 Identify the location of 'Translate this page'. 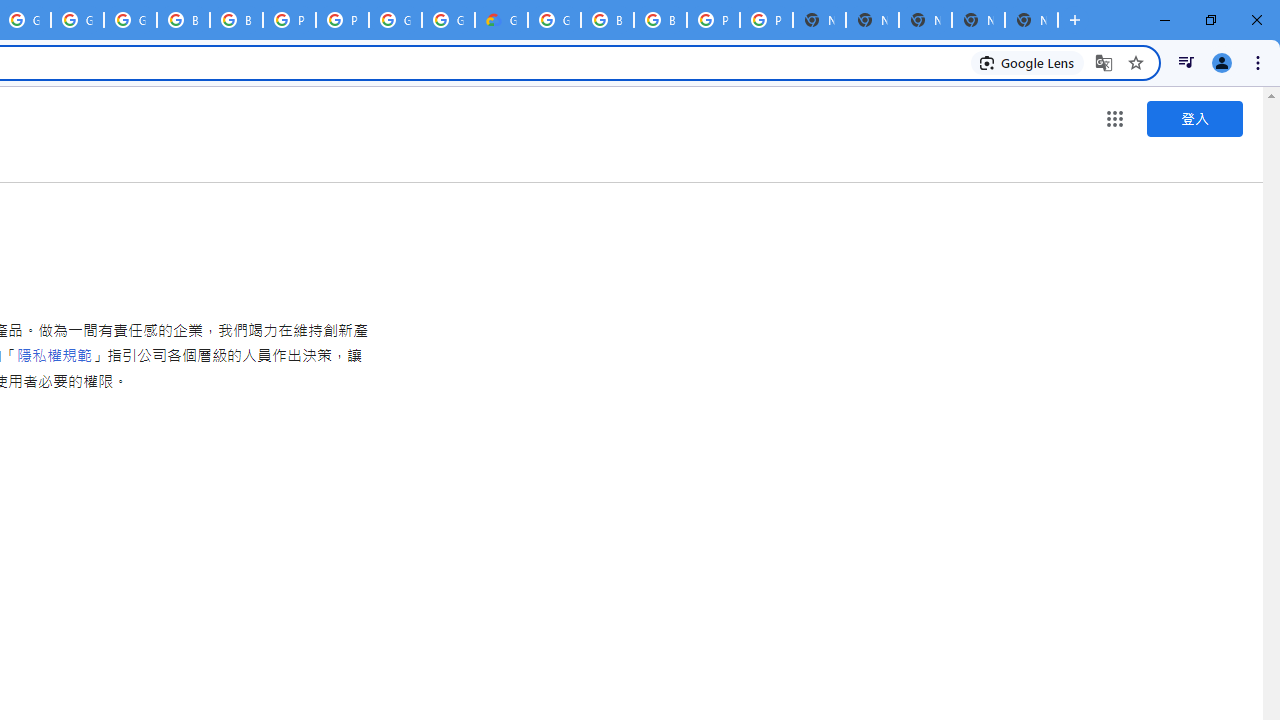
(1103, 61).